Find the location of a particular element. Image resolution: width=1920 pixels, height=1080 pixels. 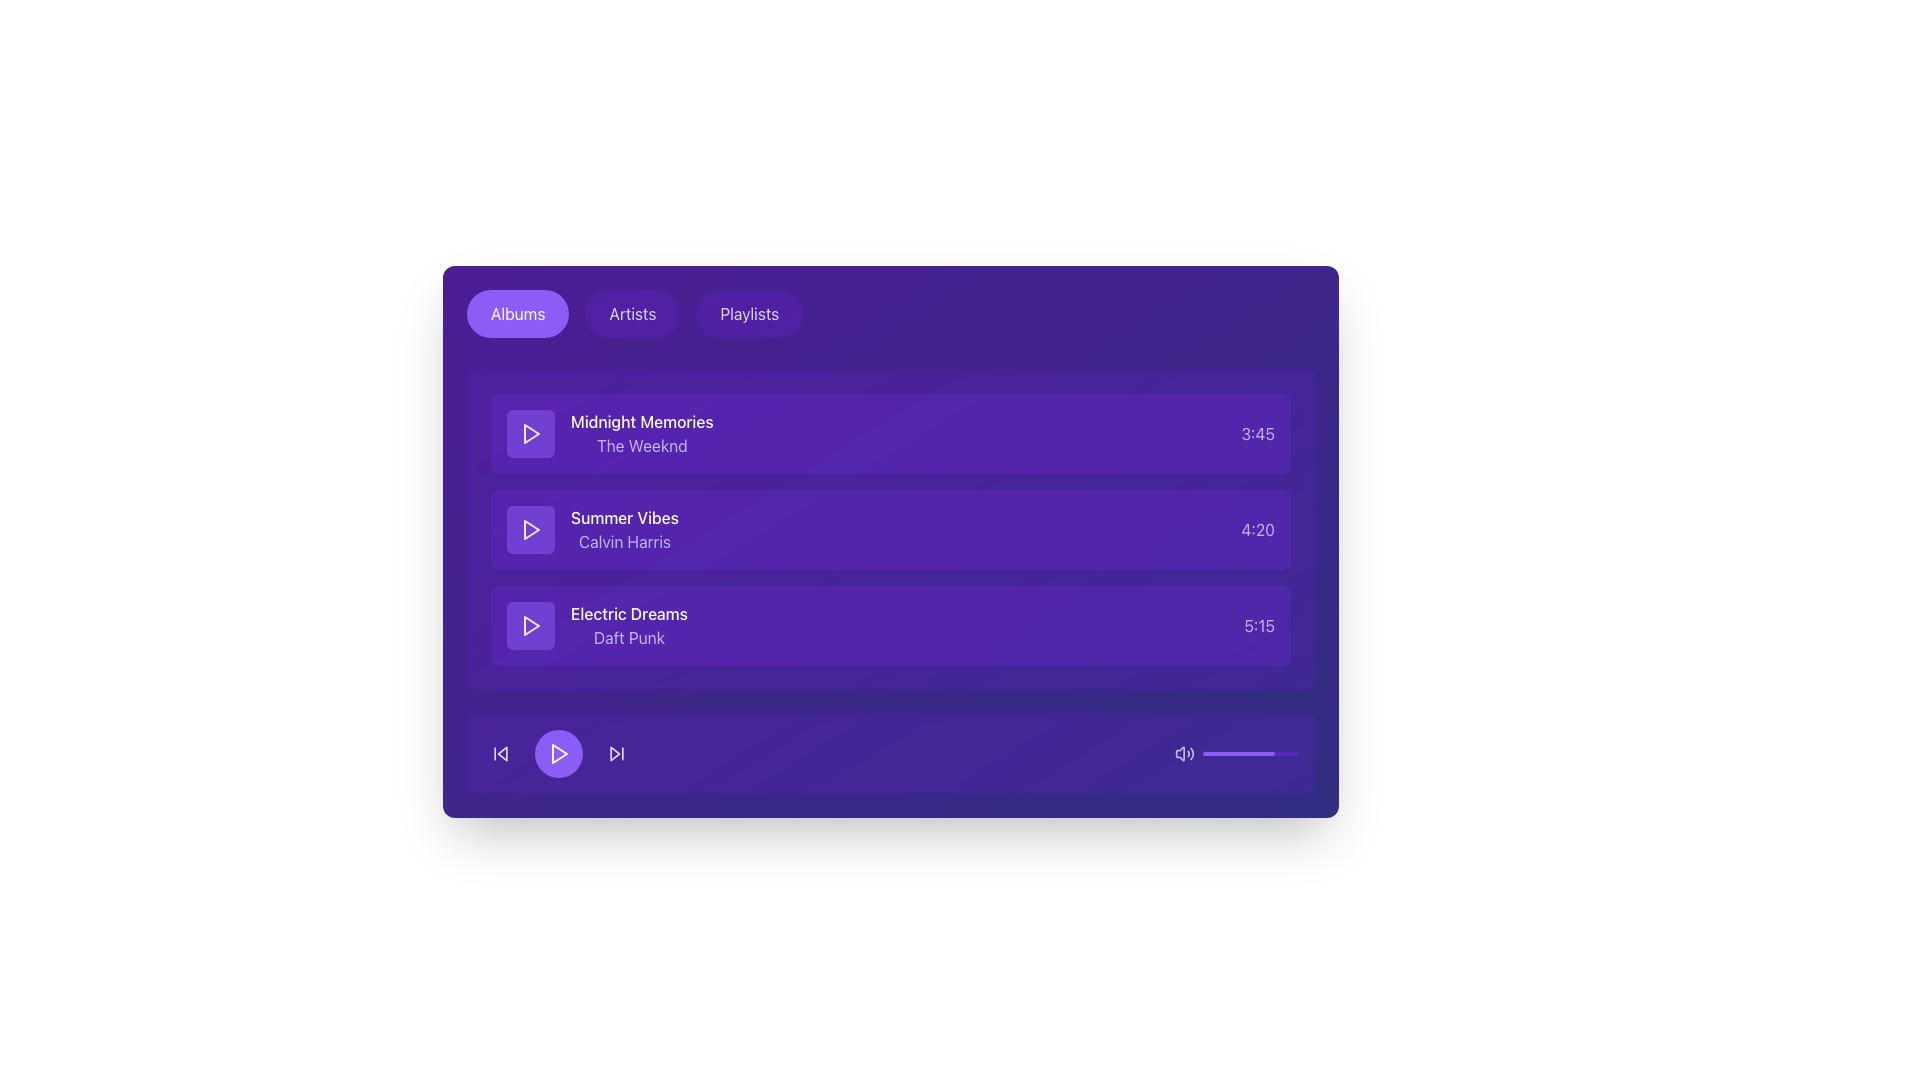

the circular violet button with a white play icon to play the song 'Summer Vibes' by Calvin Harris is located at coordinates (531, 528).